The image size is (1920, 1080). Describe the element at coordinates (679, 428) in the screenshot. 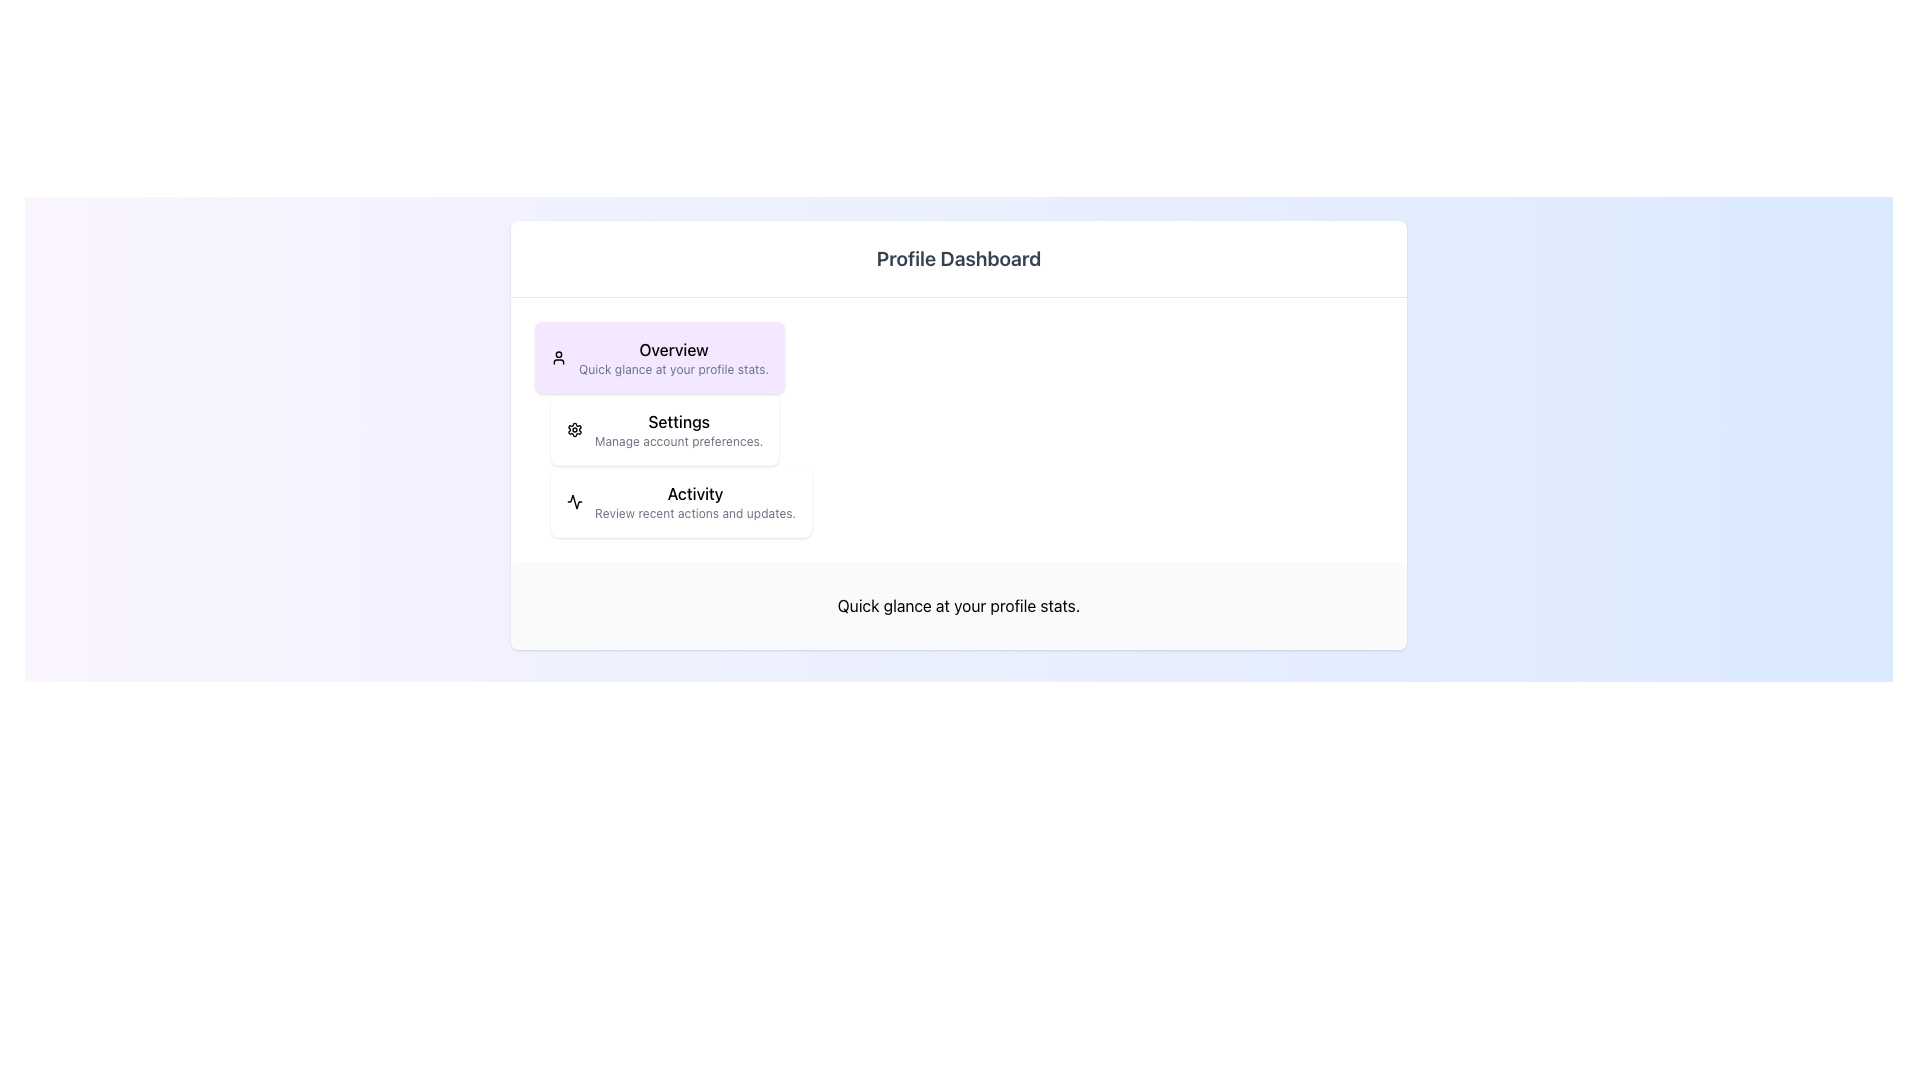

I see `the 'Settings' static text label element, which is the second item in the vertical list` at that location.